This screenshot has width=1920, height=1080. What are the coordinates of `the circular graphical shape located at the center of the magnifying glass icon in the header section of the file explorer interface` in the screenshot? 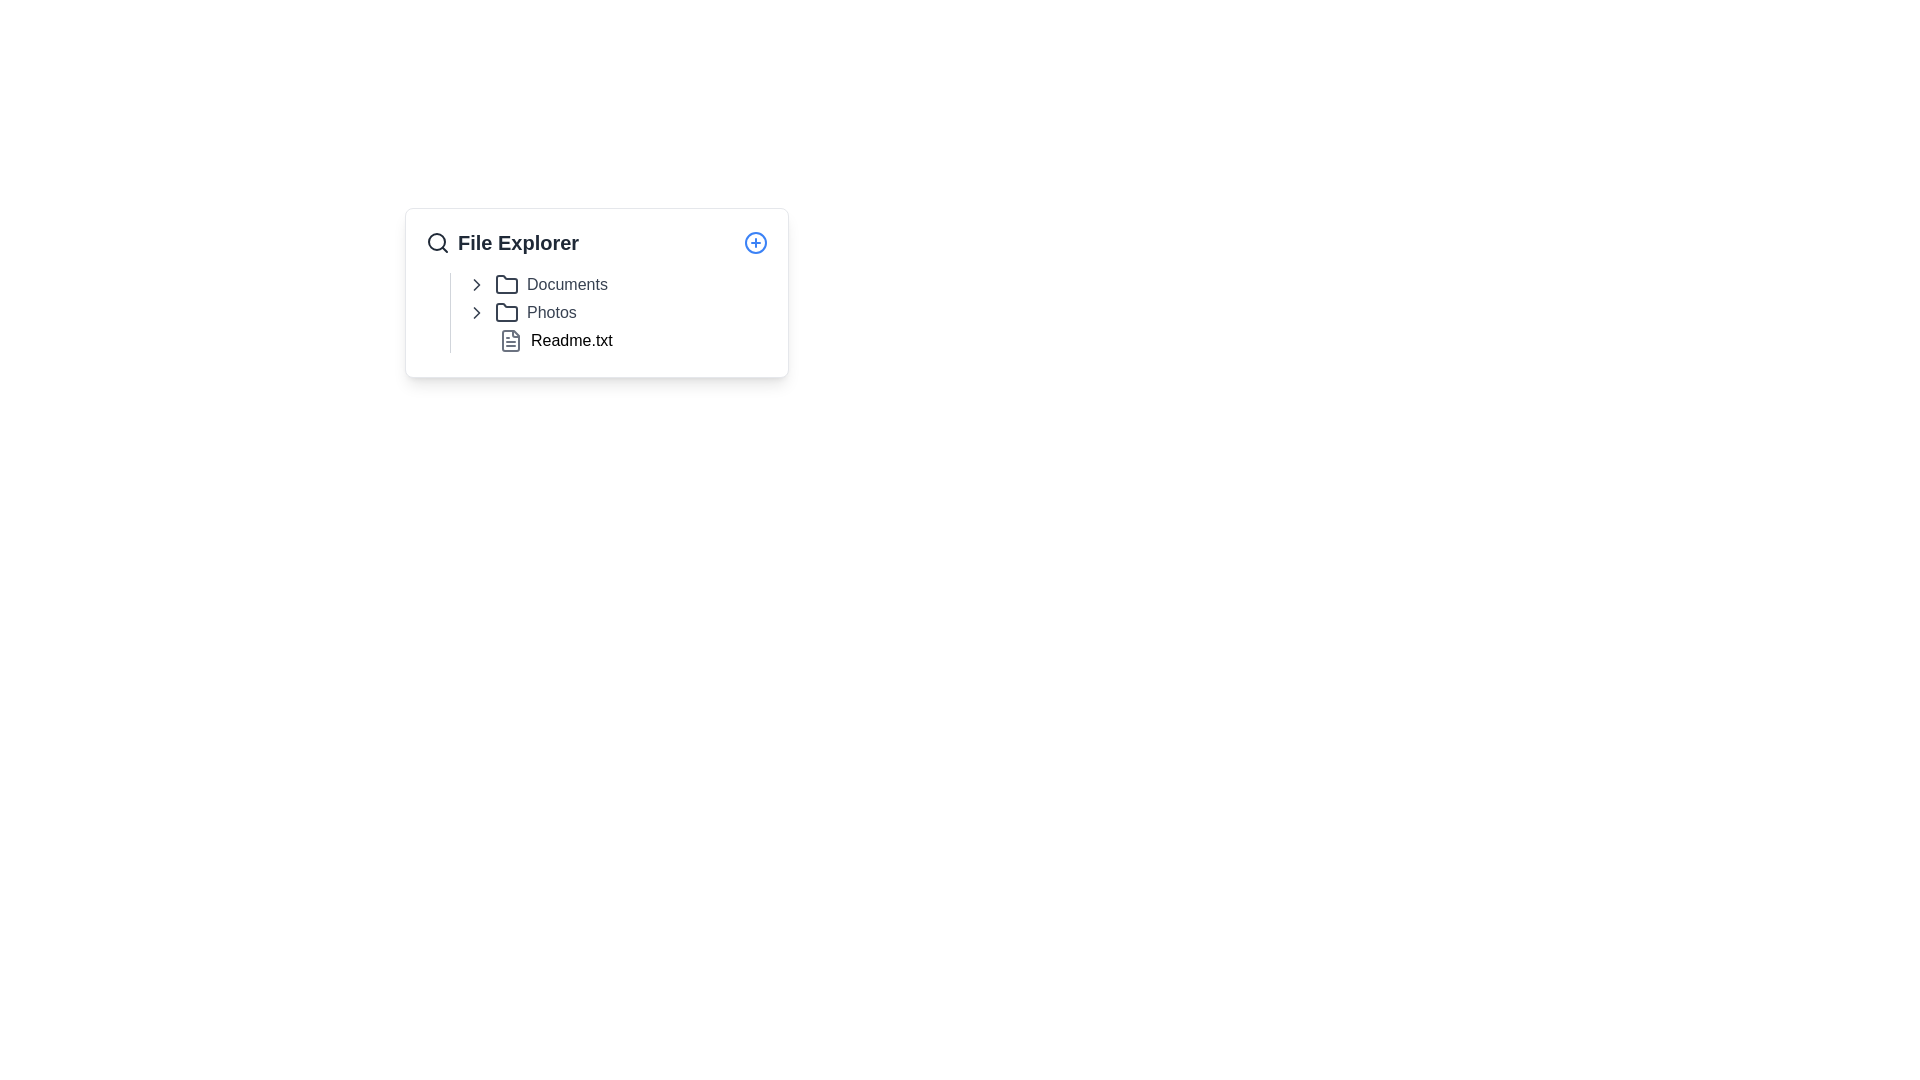 It's located at (435, 241).